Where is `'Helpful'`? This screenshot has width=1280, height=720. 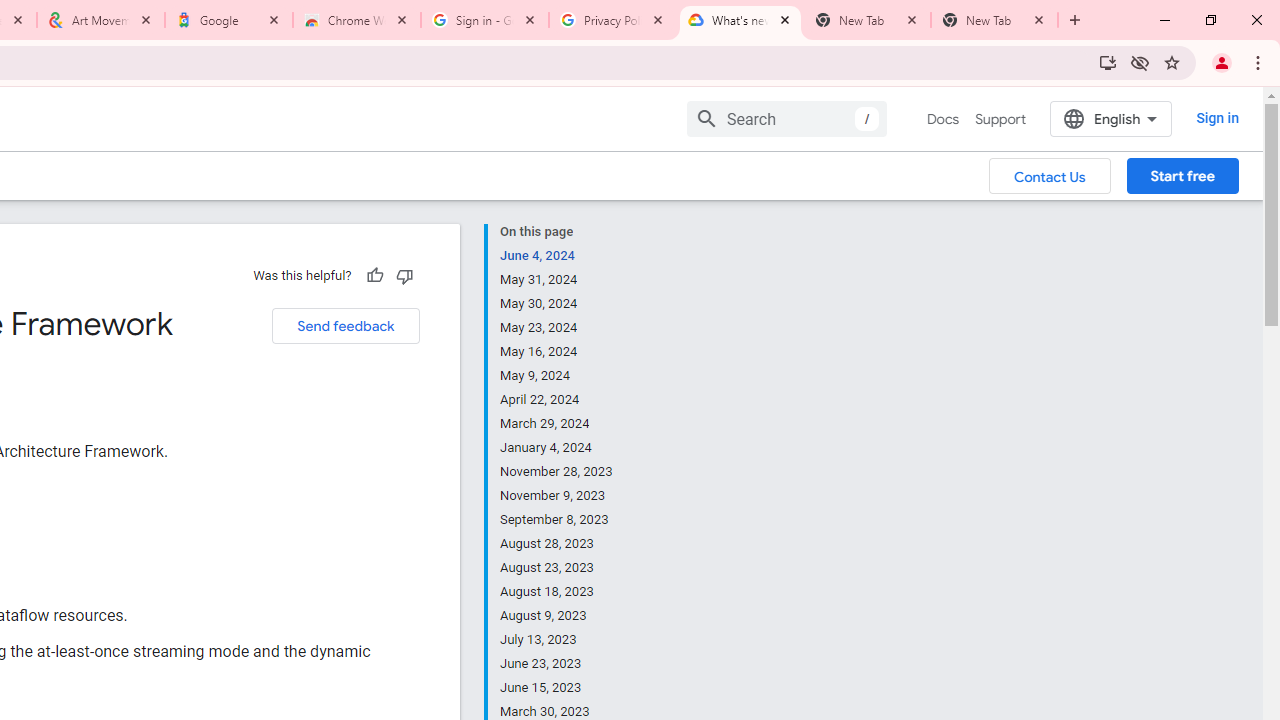 'Helpful' is located at coordinates (374, 275).